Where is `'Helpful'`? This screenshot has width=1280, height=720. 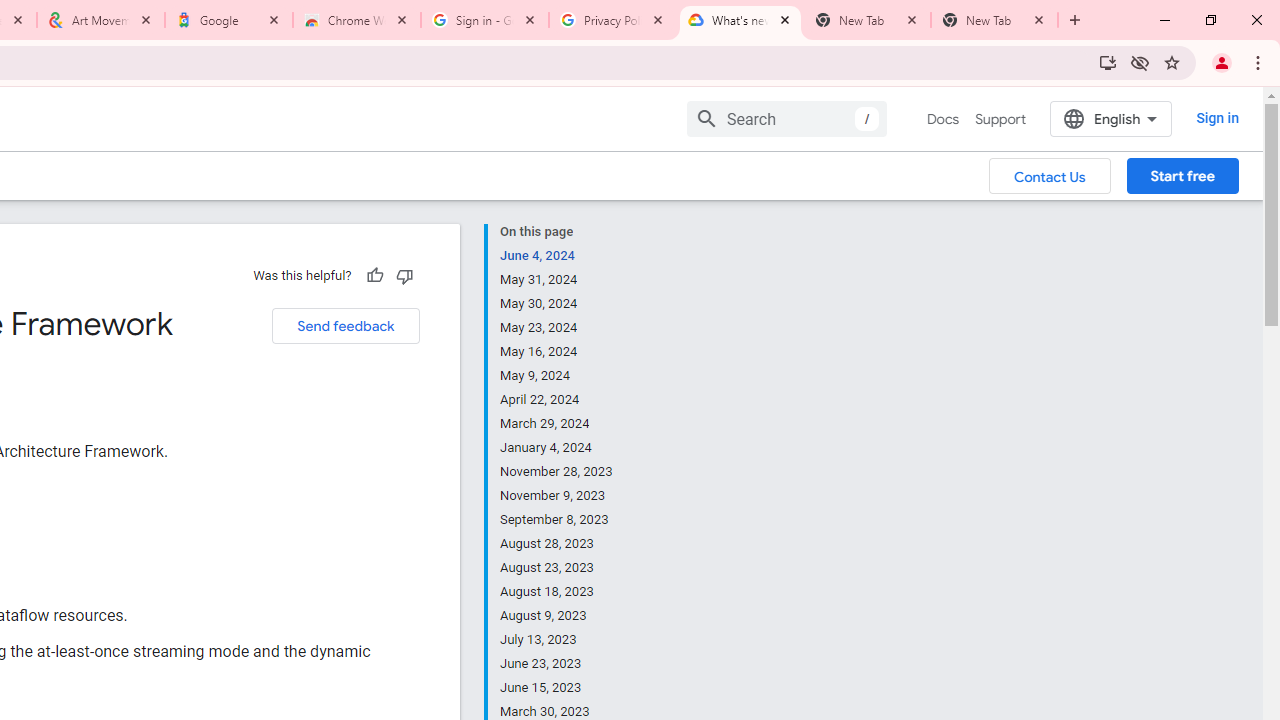 'Helpful' is located at coordinates (374, 275).